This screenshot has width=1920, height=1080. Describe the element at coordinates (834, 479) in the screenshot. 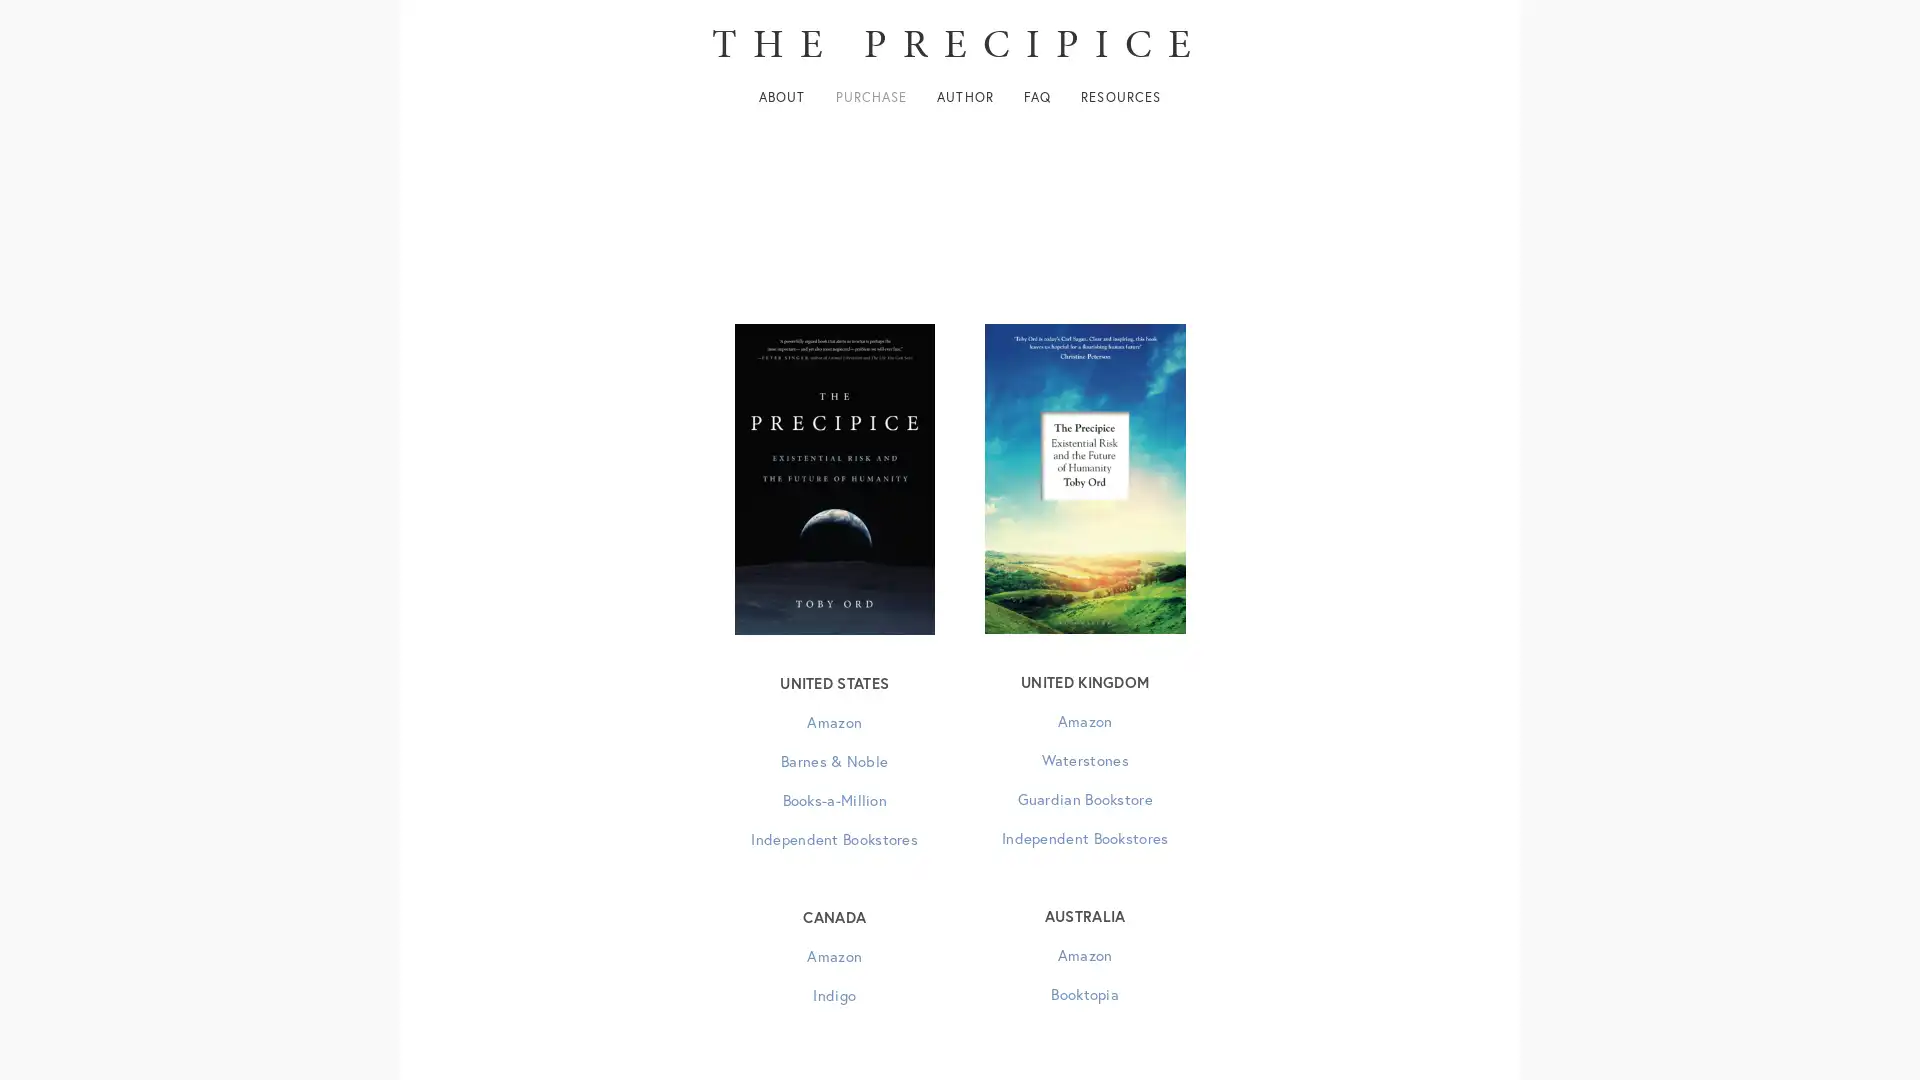

I see `View fullsize US edition` at that location.